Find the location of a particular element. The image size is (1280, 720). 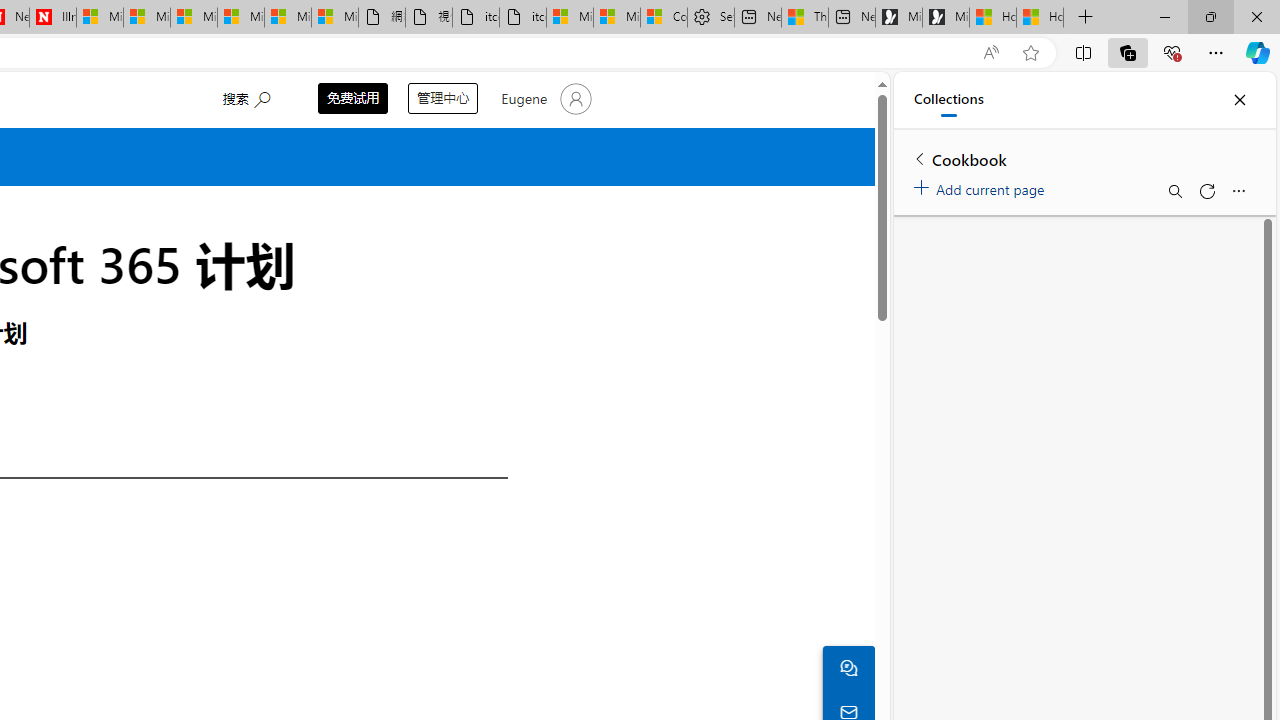

'How to Use a TV as a Computer Monitor' is located at coordinates (1040, 17).